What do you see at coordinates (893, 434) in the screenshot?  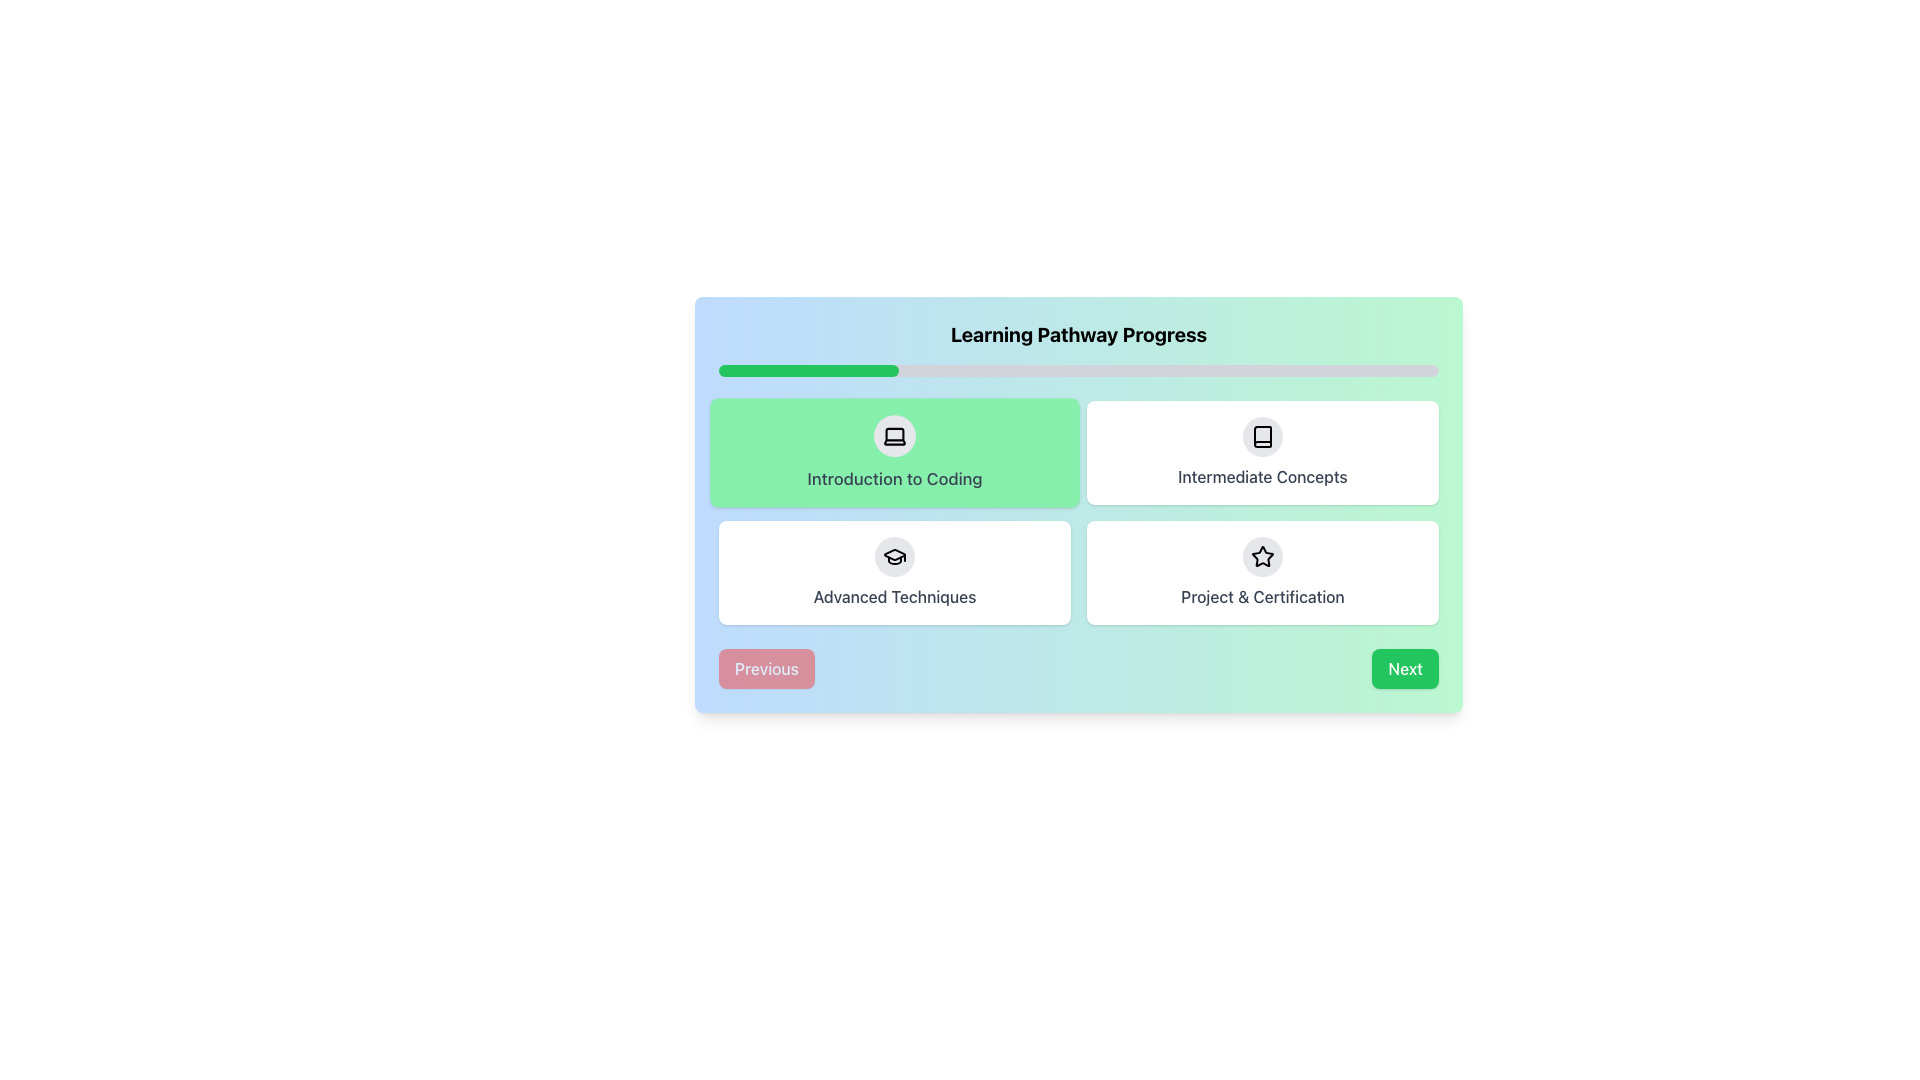 I see `the graphical laptop icon in the green-labeled 'Introduction to Coding' button located in the top-left corner of a four-item grid` at bounding box center [893, 434].